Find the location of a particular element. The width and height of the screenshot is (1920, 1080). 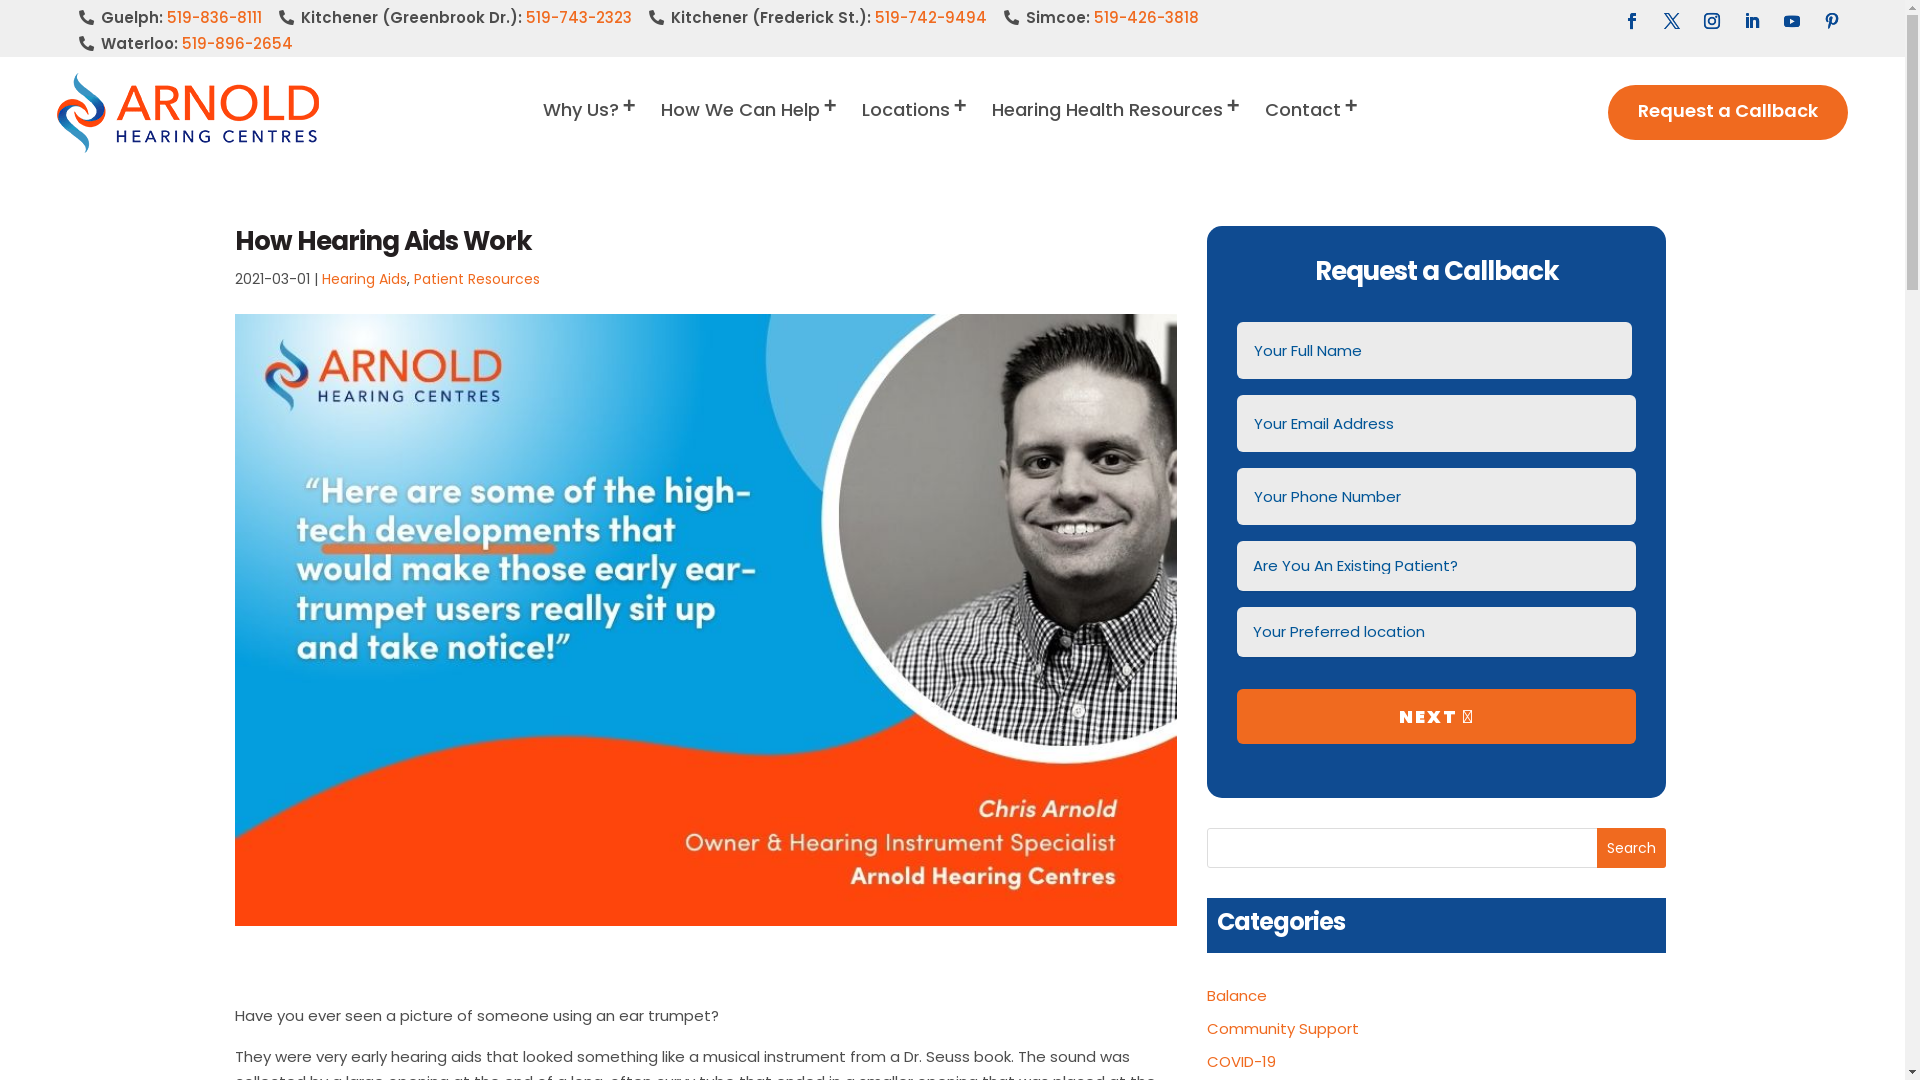

'519-426-3818' is located at coordinates (1146, 17).